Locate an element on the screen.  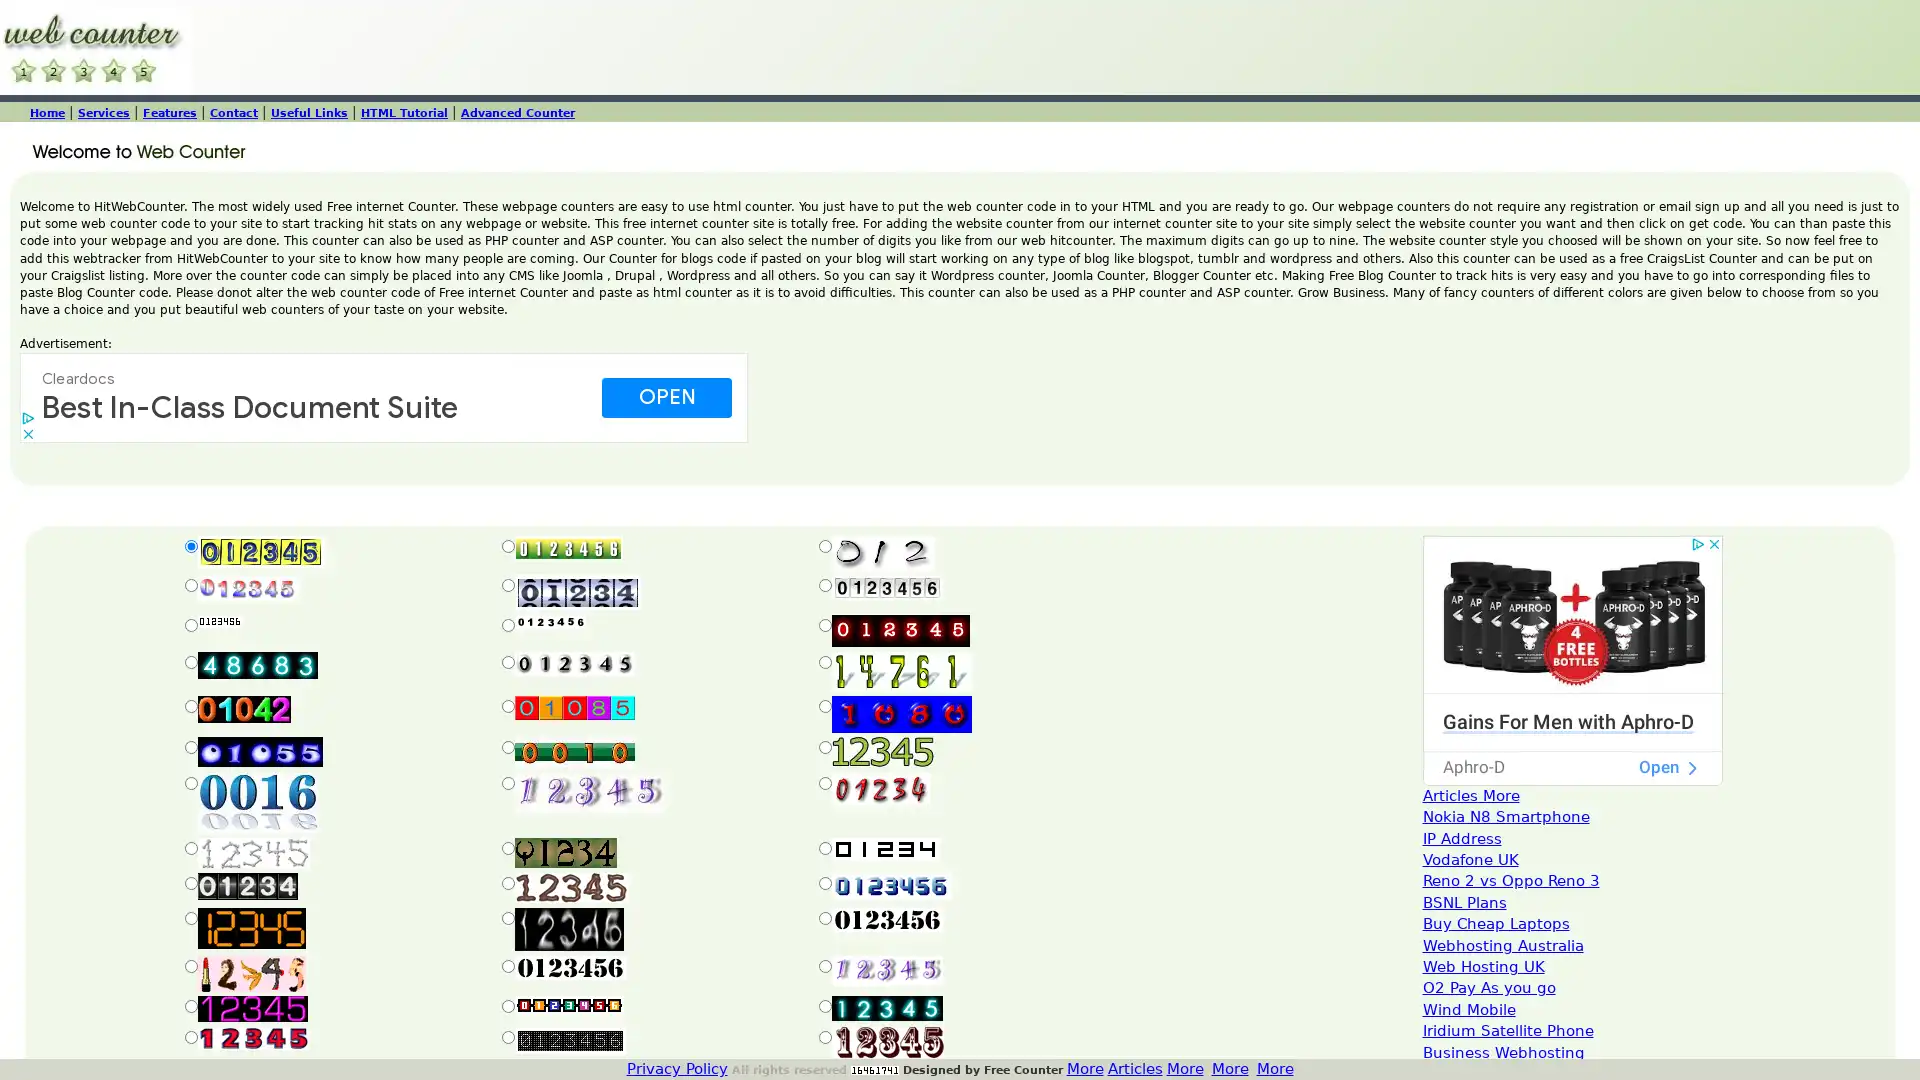
Submit is located at coordinates (573, 705).